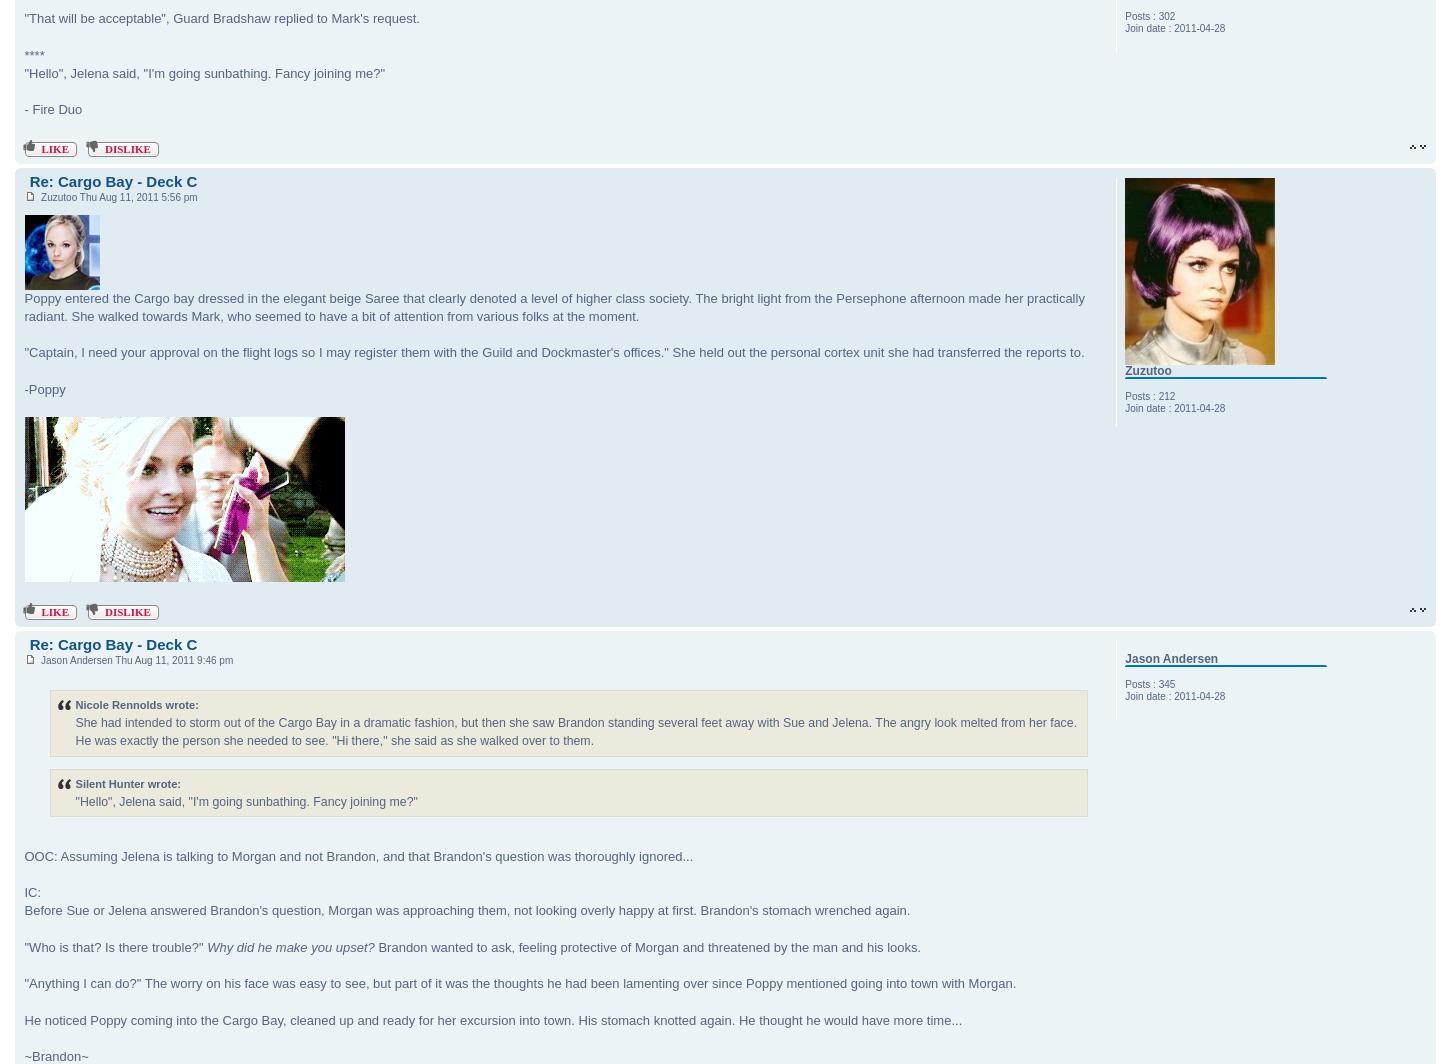 The image size is (1450, 1064). Describe the element at coordinates (220, 18) in the screenshot. I see `'"That will be acceptable", Guard Bradshaw replied to Mark's request.'` at that location.